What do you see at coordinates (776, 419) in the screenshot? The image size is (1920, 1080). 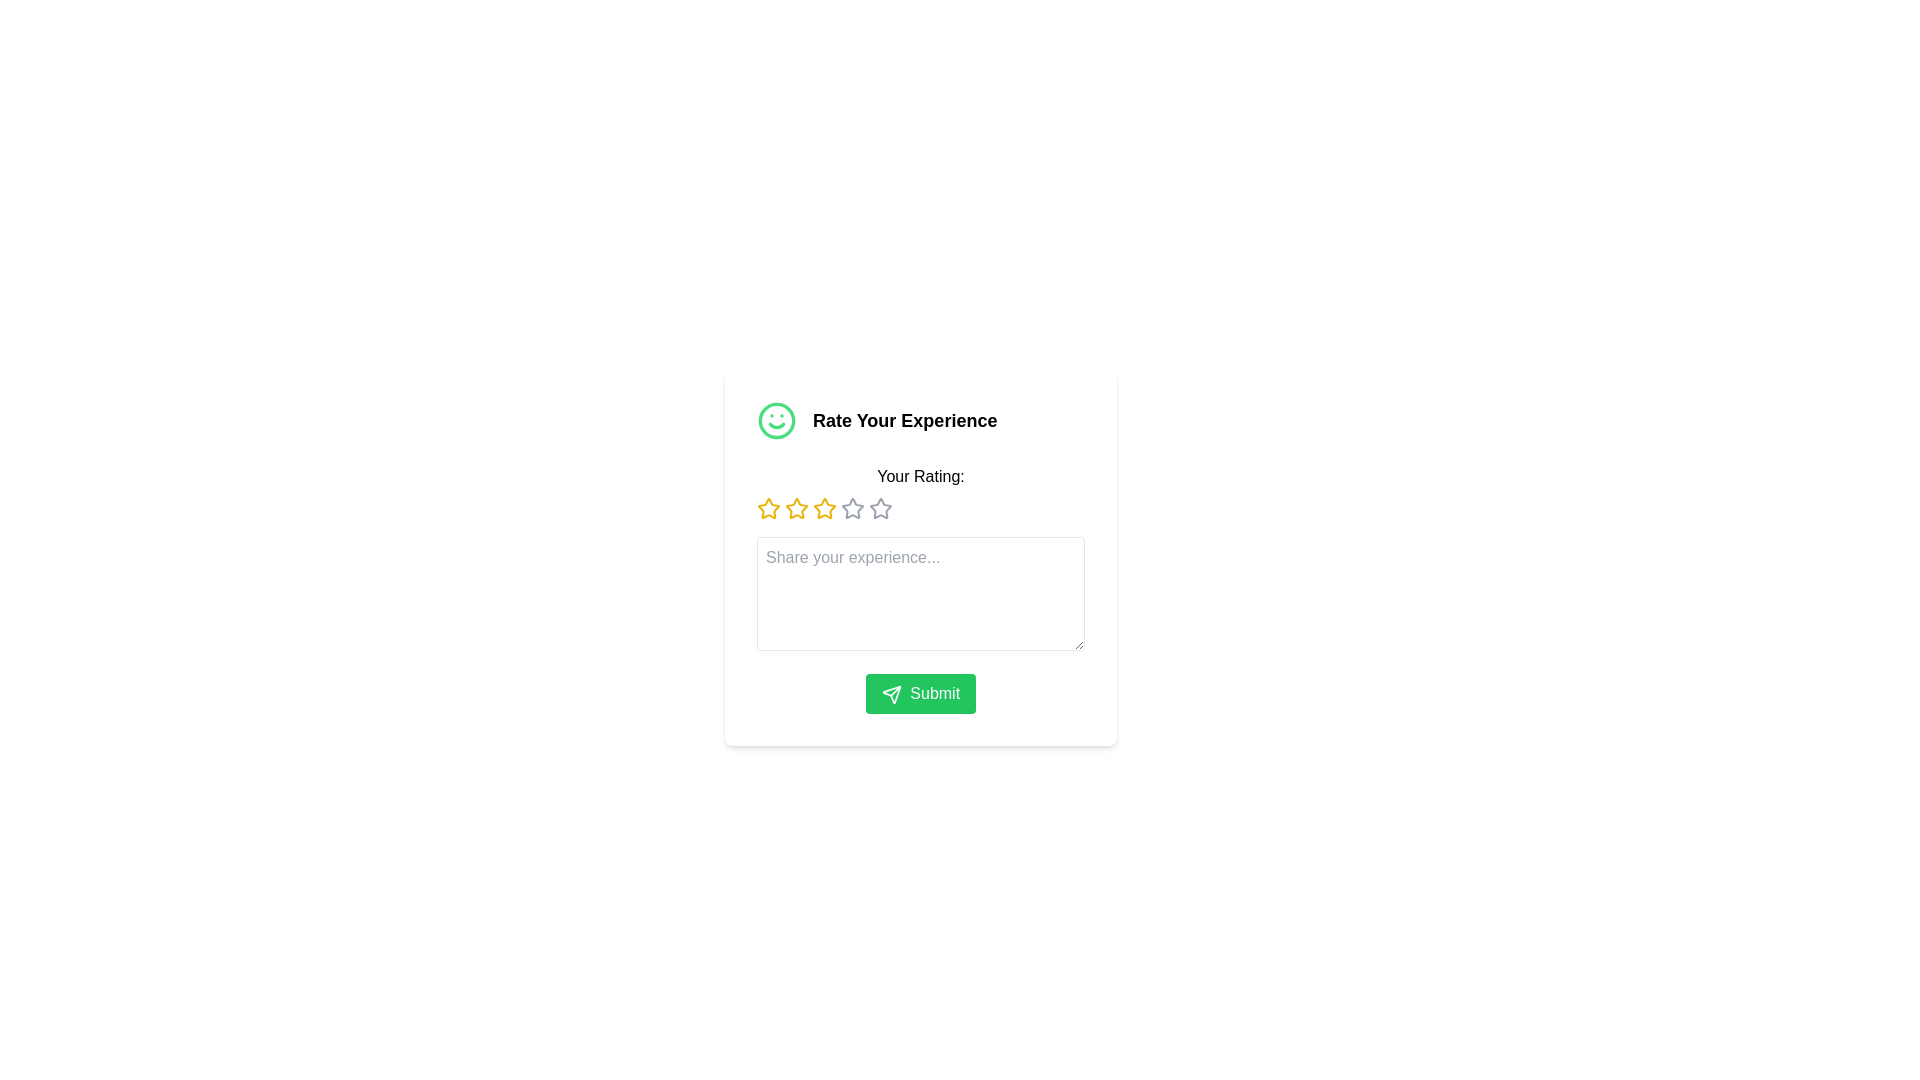 I see `the green circular outline of the smiley face, which is part of the SVG icon in the feedback form interface, located to the left of the title 'Rate Your Experience'` at bounding box center [776, 419].